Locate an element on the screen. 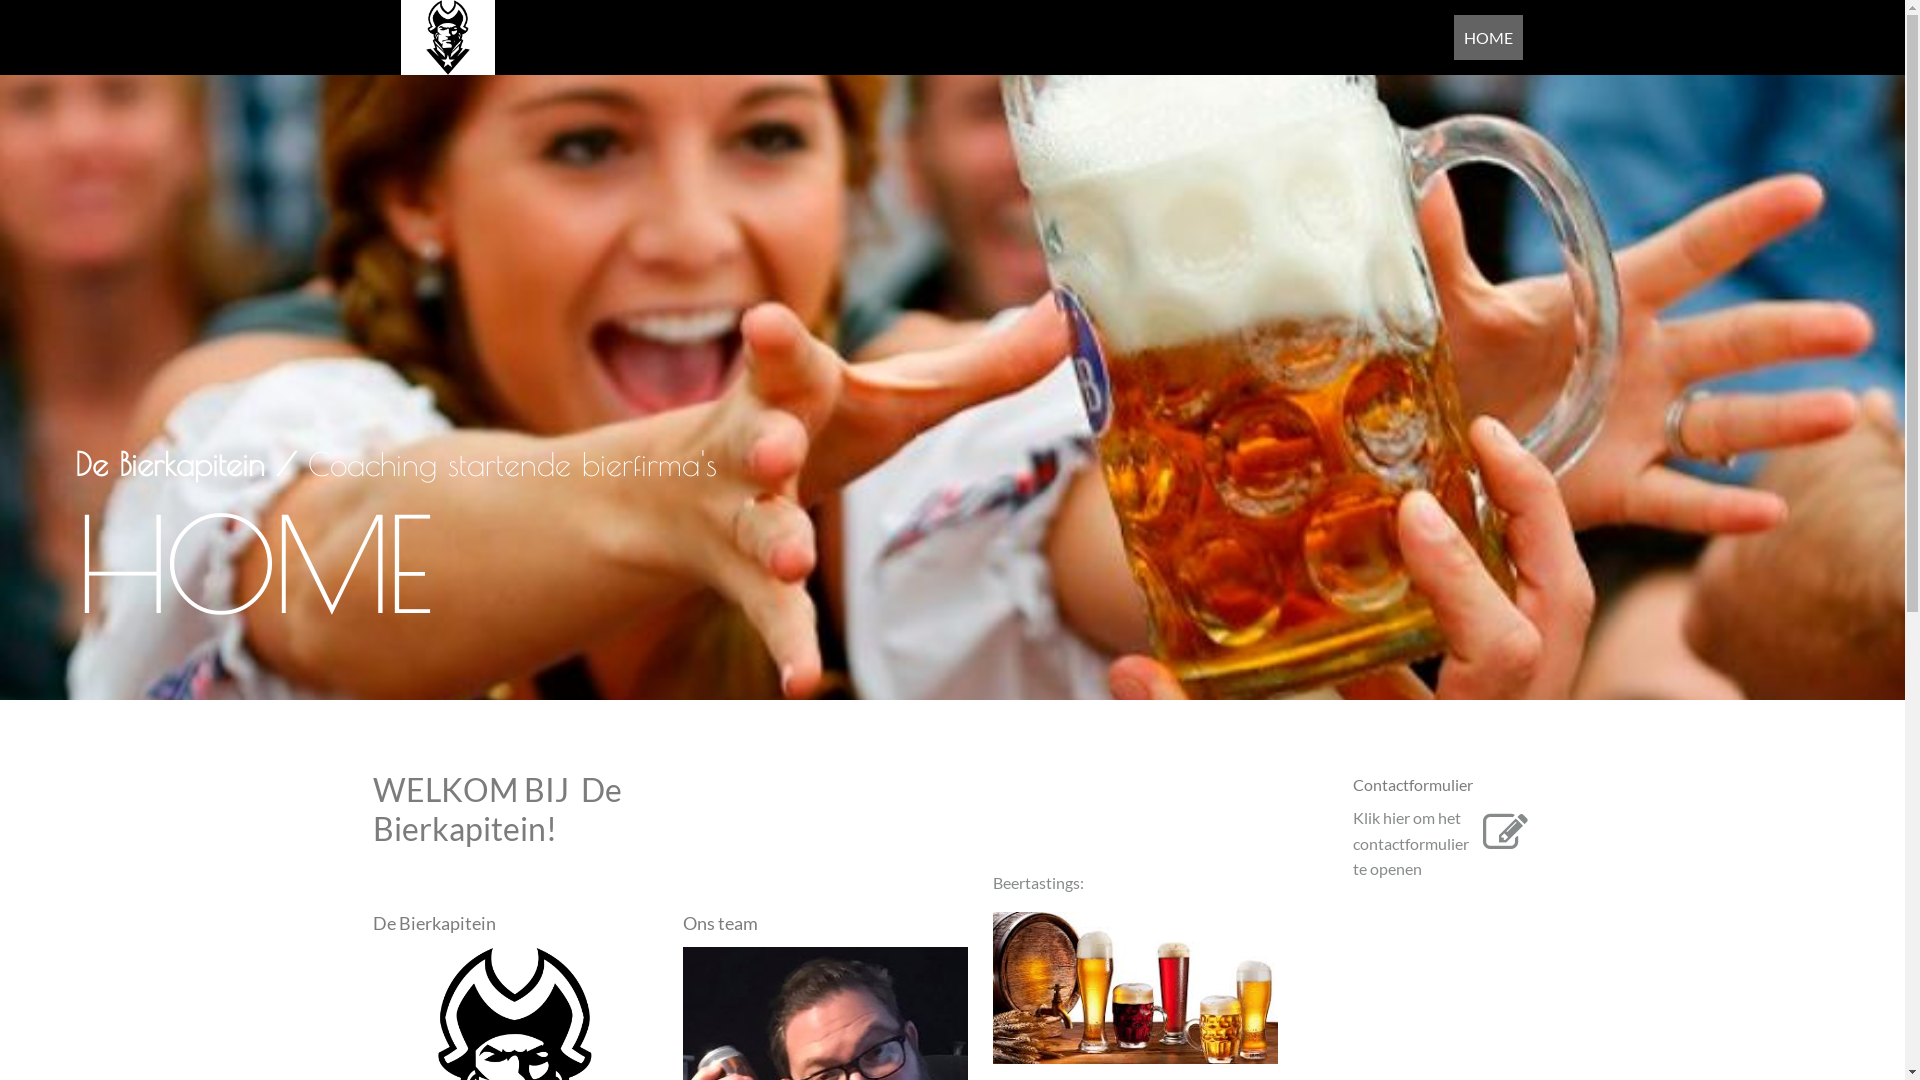  ' ' is located at coordinates (445, 35).